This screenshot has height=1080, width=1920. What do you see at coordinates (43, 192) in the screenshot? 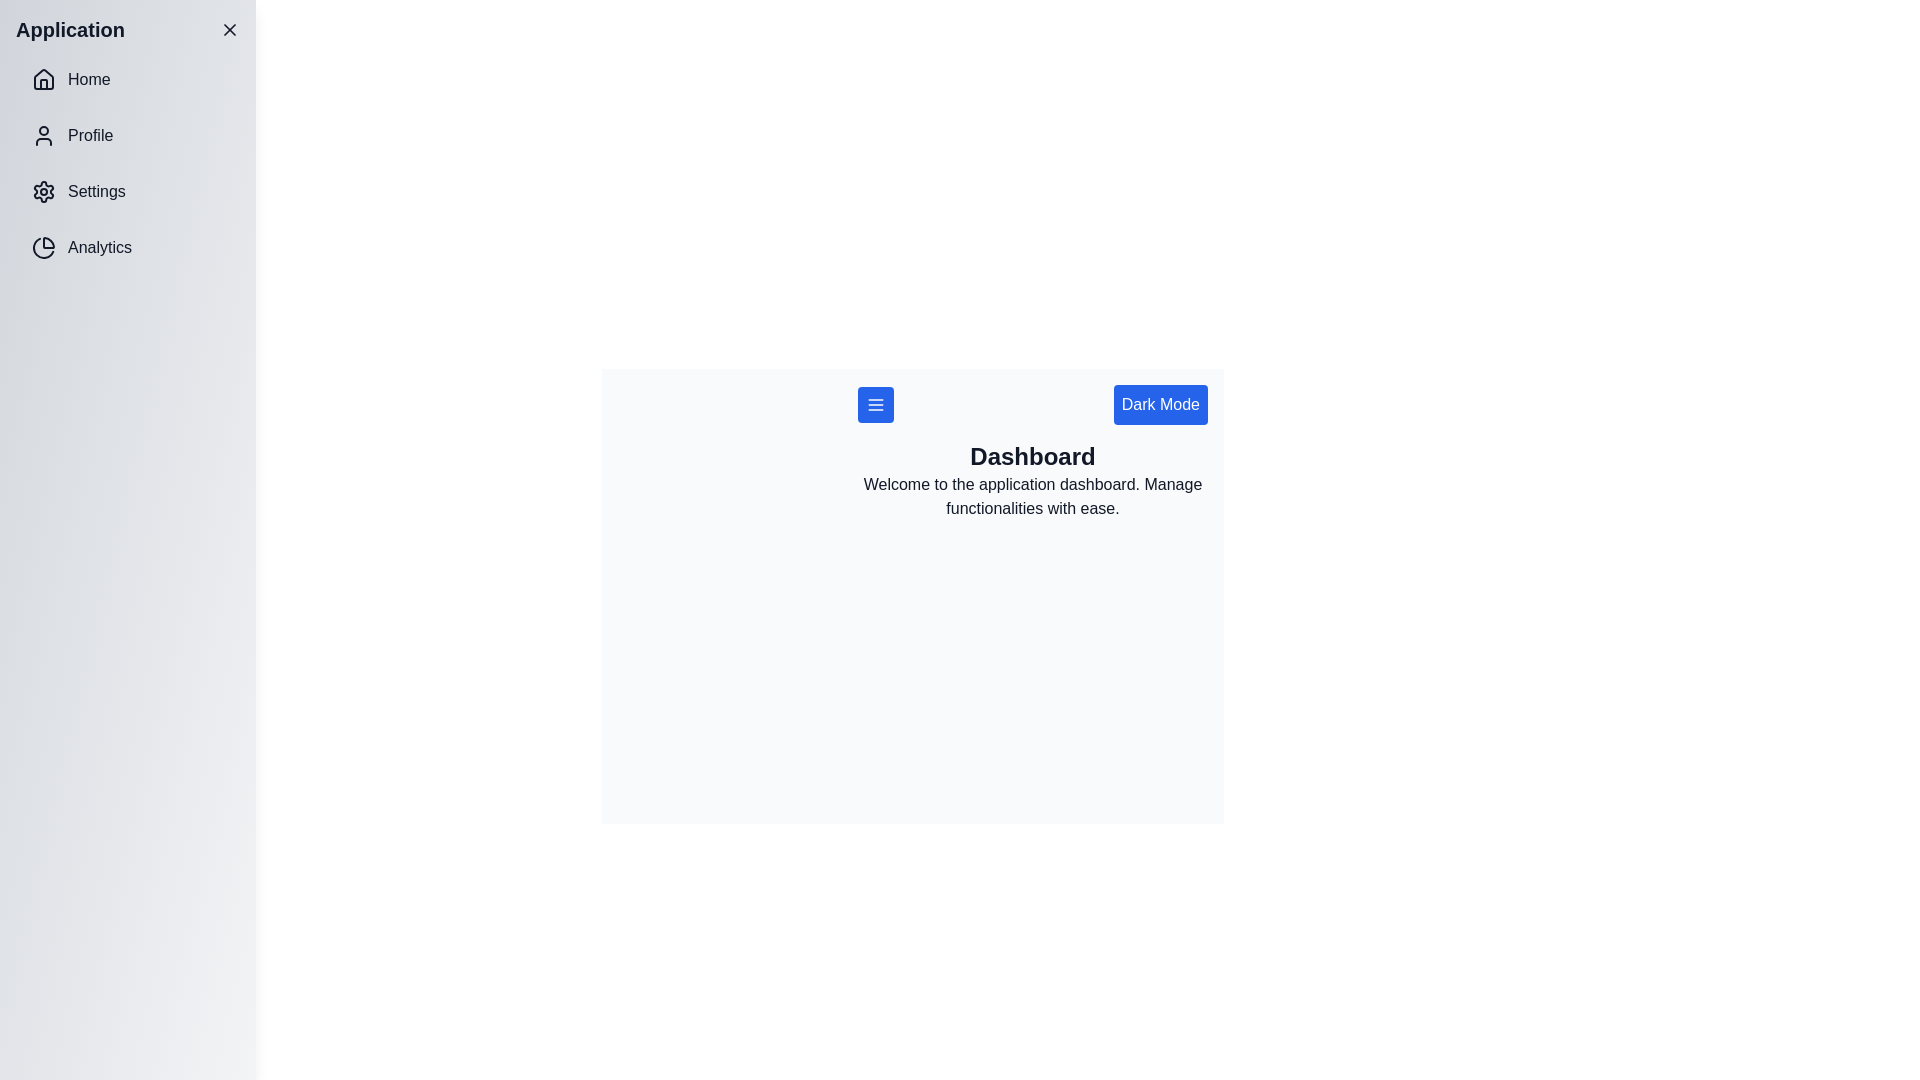
I see `the gear-shaped icon that indicates the 'Settings' menu item, which is located in the vertical navigation panel to the left of the text label 'Settings'` at bounding box center [43, 192].